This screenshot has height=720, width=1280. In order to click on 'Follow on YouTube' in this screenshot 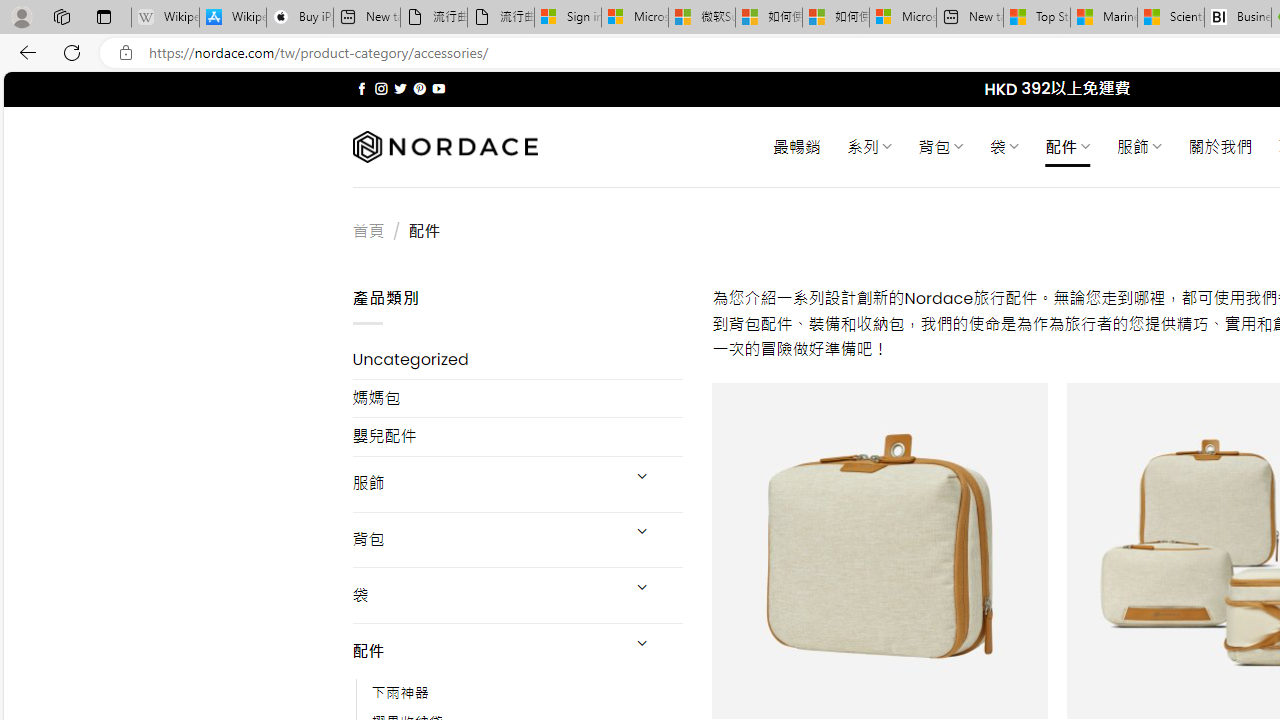, I will do `click(438, 88)`.